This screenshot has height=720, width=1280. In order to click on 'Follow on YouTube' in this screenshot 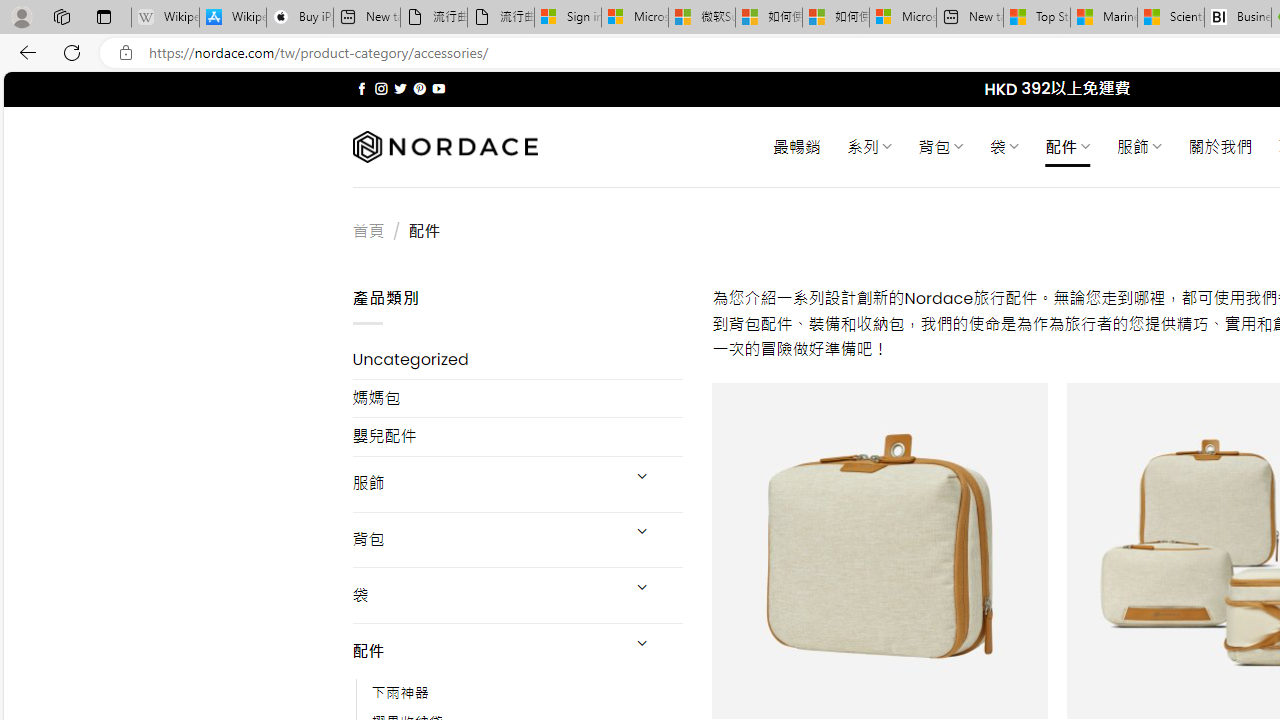, I will do `click(438, 88)`.